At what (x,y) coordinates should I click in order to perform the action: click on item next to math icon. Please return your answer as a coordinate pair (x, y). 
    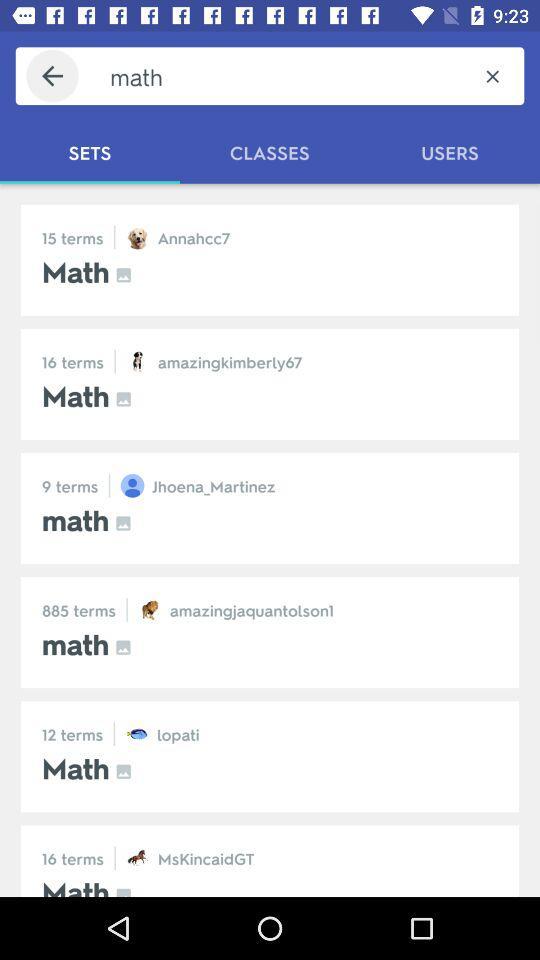
    Looking at the image, I should click on (491, 76).